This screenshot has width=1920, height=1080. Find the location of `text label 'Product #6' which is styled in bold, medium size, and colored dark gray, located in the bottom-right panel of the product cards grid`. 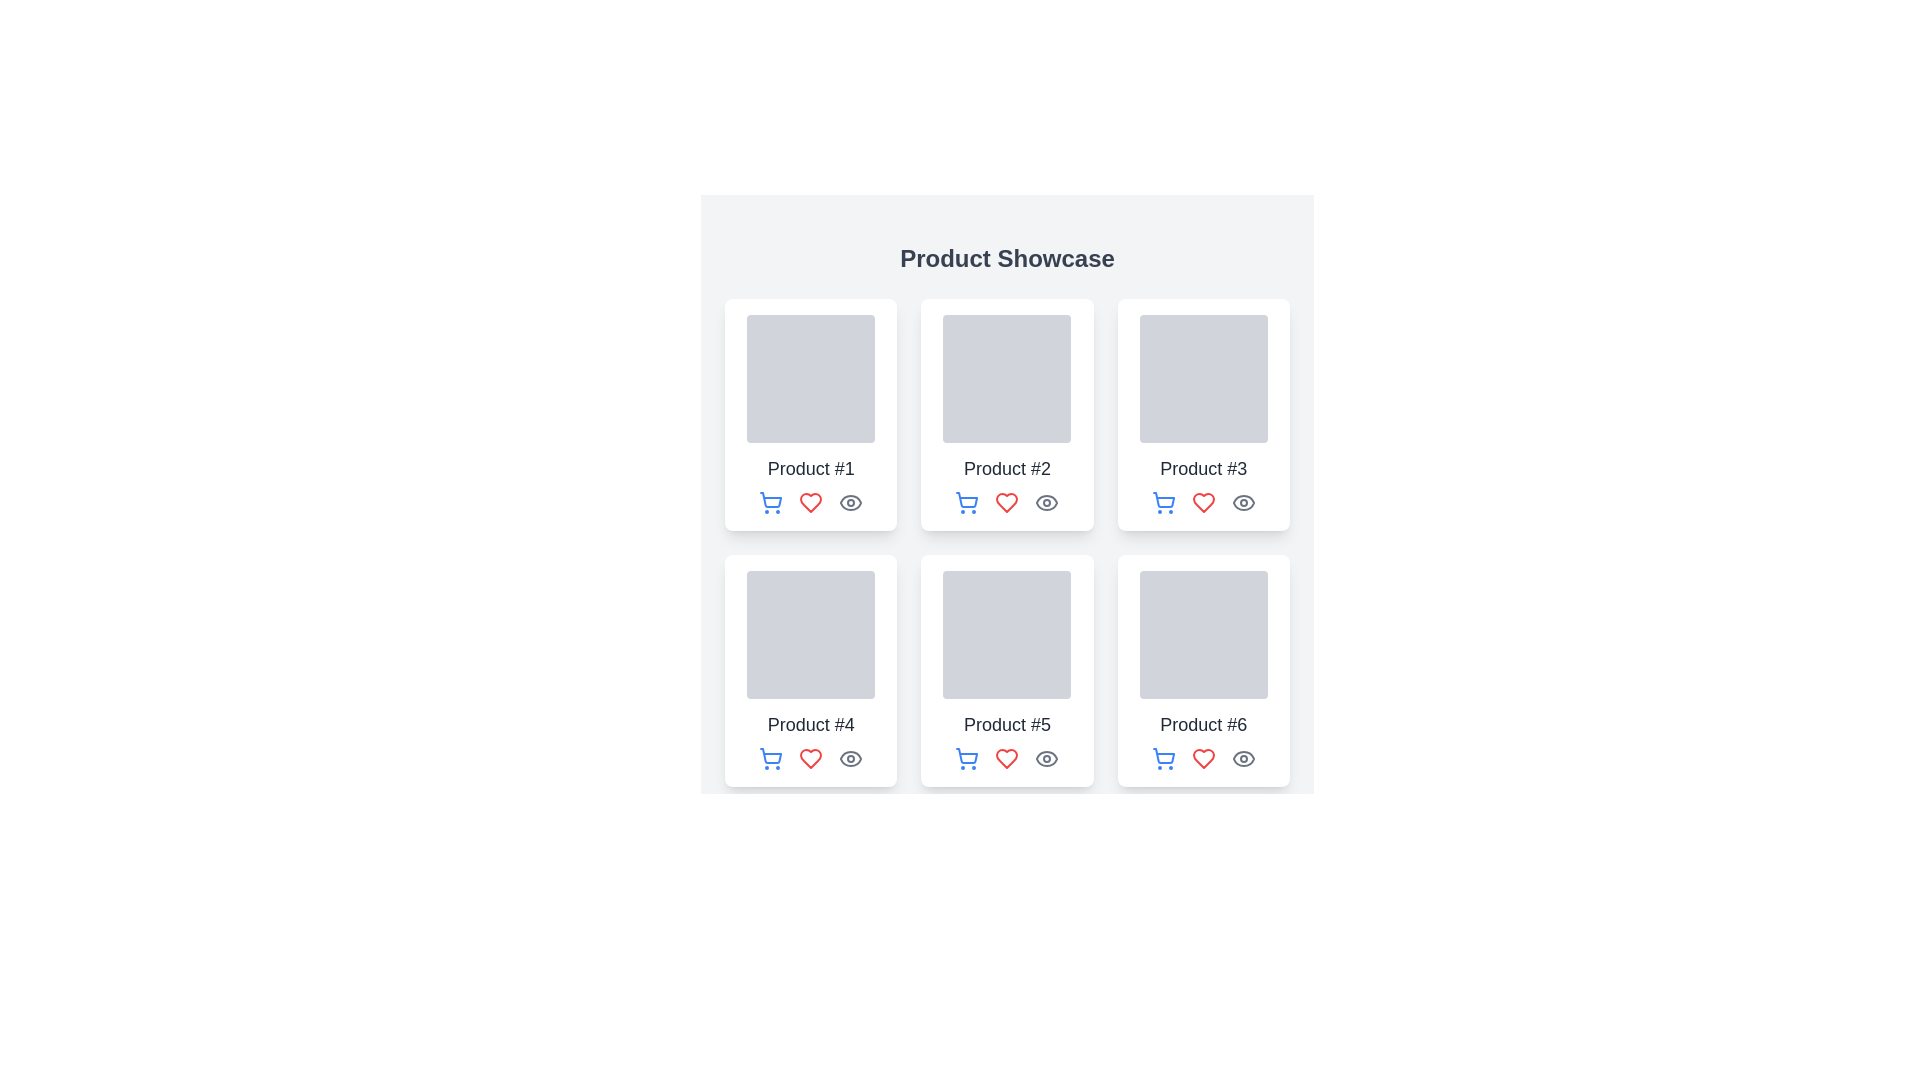

text label 'Product #6' which is styled in bold, medium size, and colored dark gray, located in the bottom-right panel of the product cards grid is located at coordinates (1202, 725).